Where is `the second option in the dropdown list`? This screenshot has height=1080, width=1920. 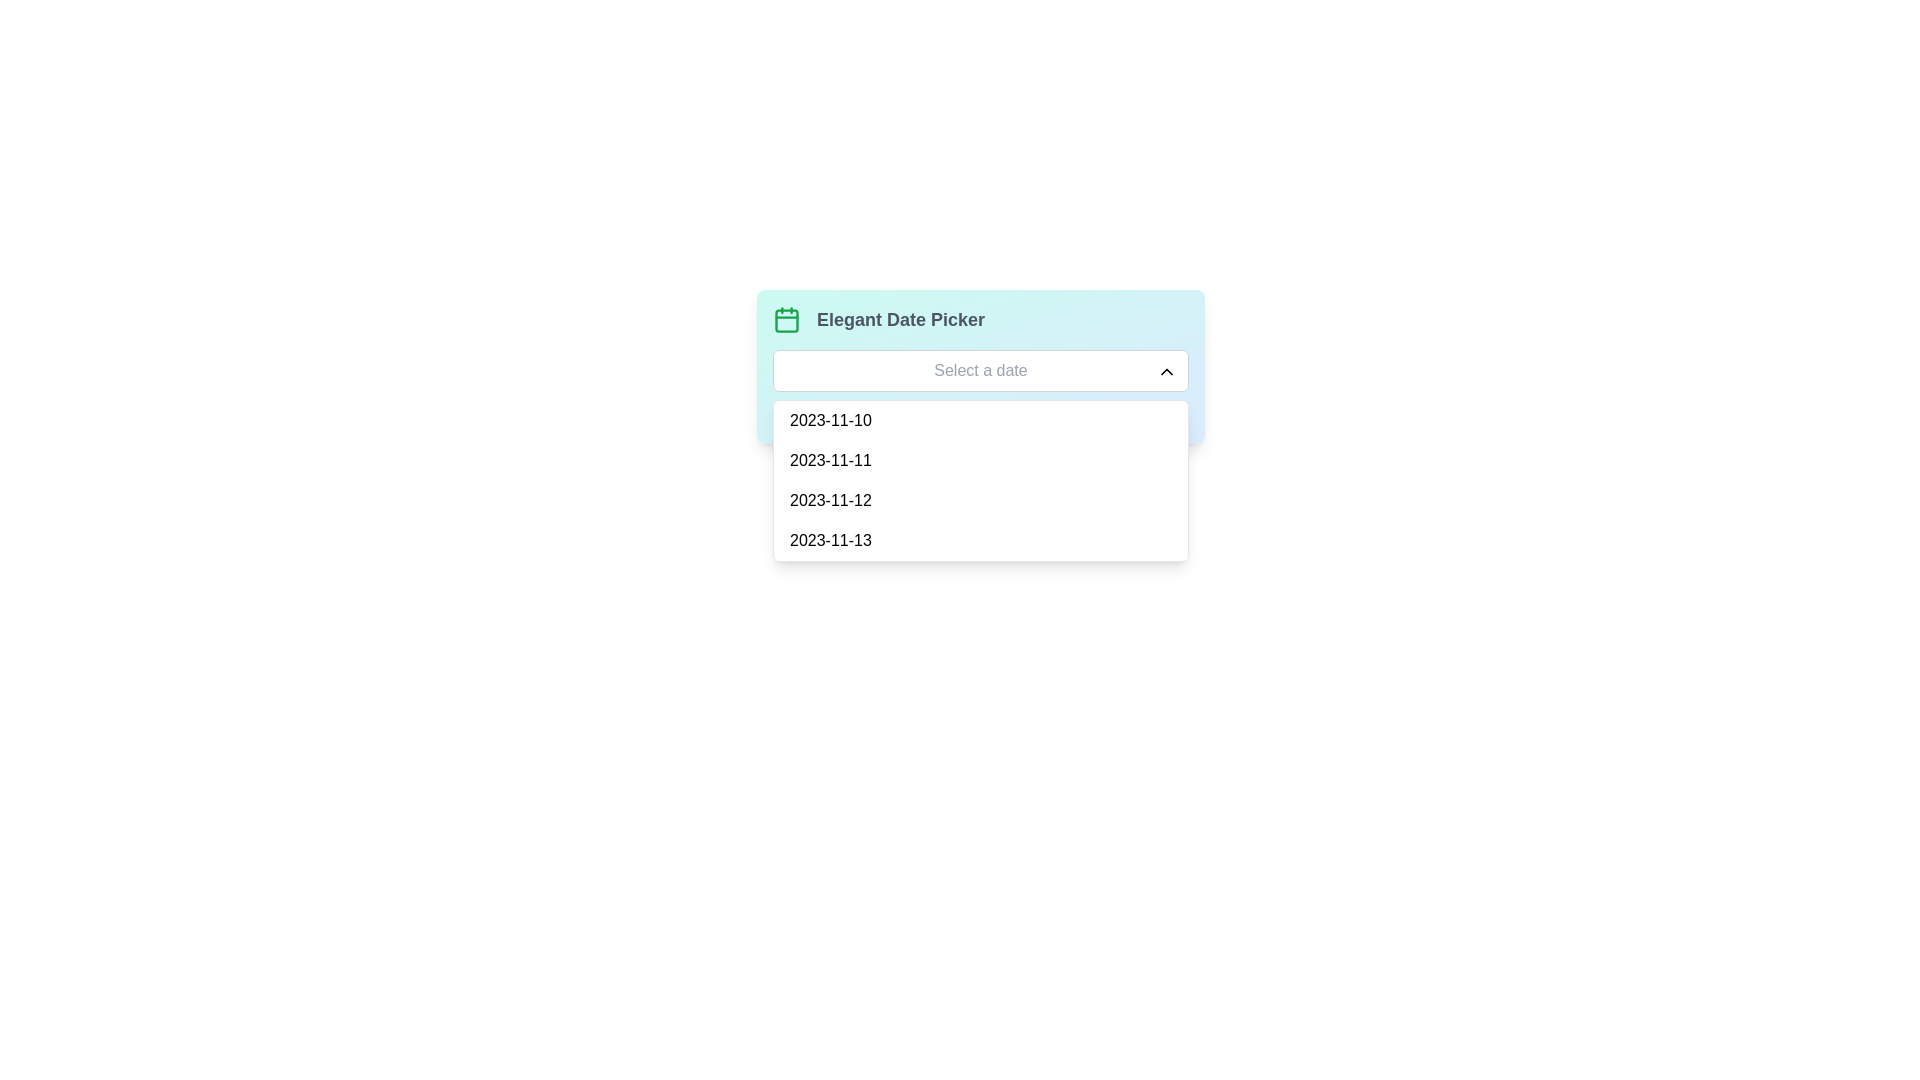
the second option in the dropdown list is located at coordinates (980, 461).